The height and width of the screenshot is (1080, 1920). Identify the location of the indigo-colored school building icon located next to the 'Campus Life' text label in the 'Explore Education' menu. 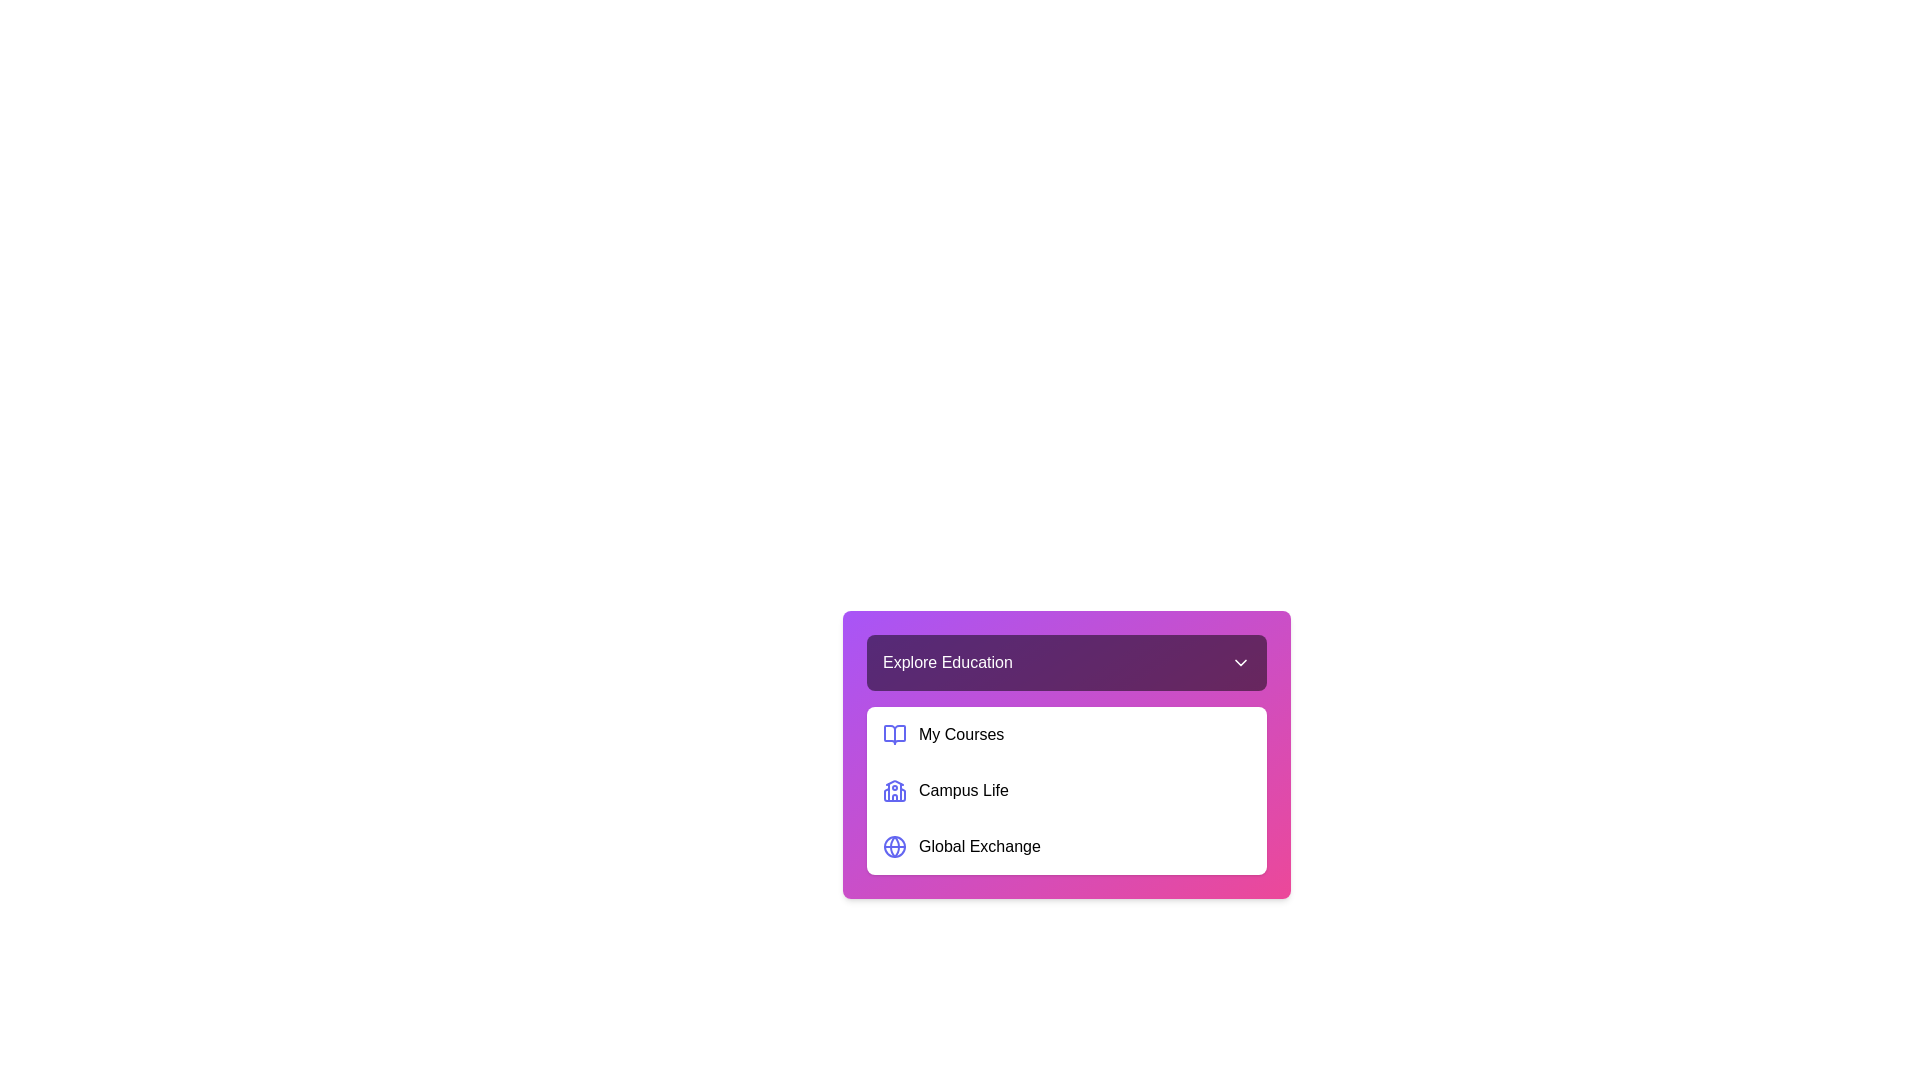
(893, 789).